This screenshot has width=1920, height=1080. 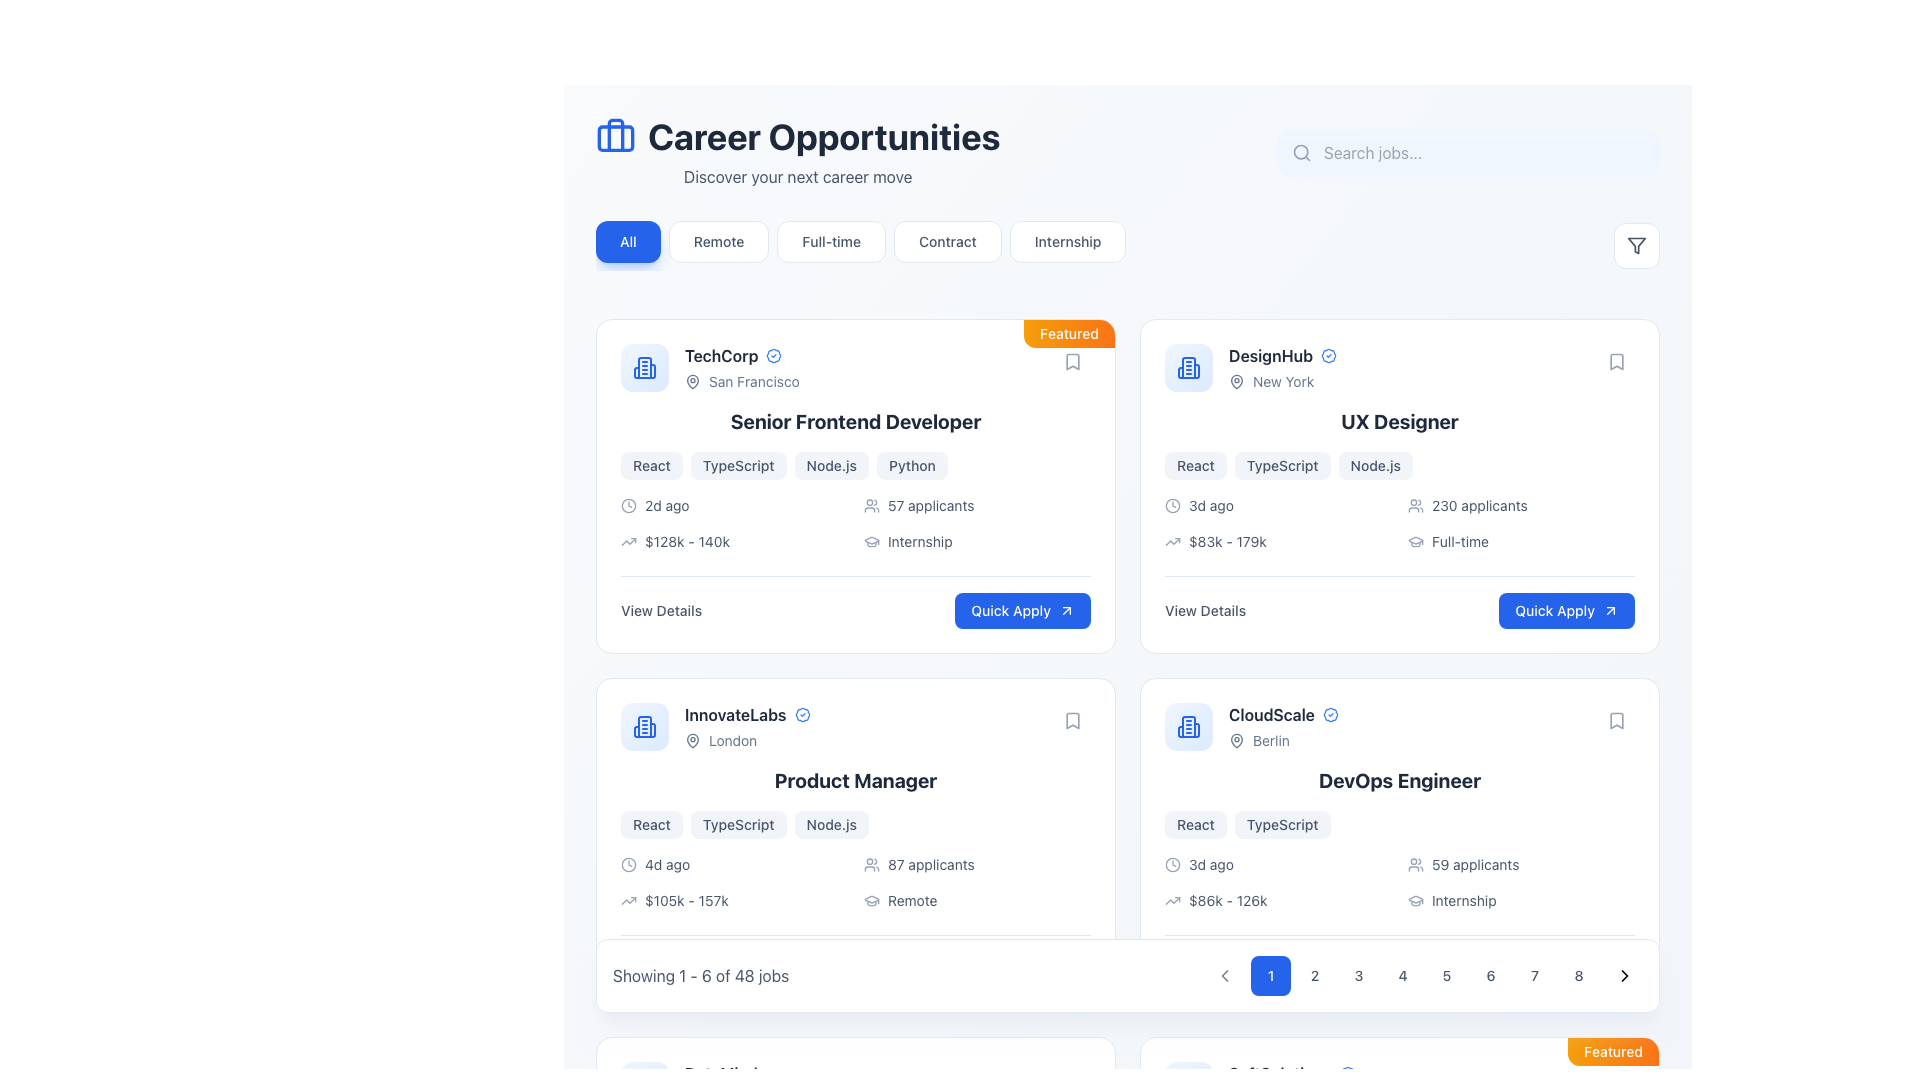 I want to click on the left-pointing chevron button, which is the first interactive element in the pagination controls, so click(x=1223, y=974).